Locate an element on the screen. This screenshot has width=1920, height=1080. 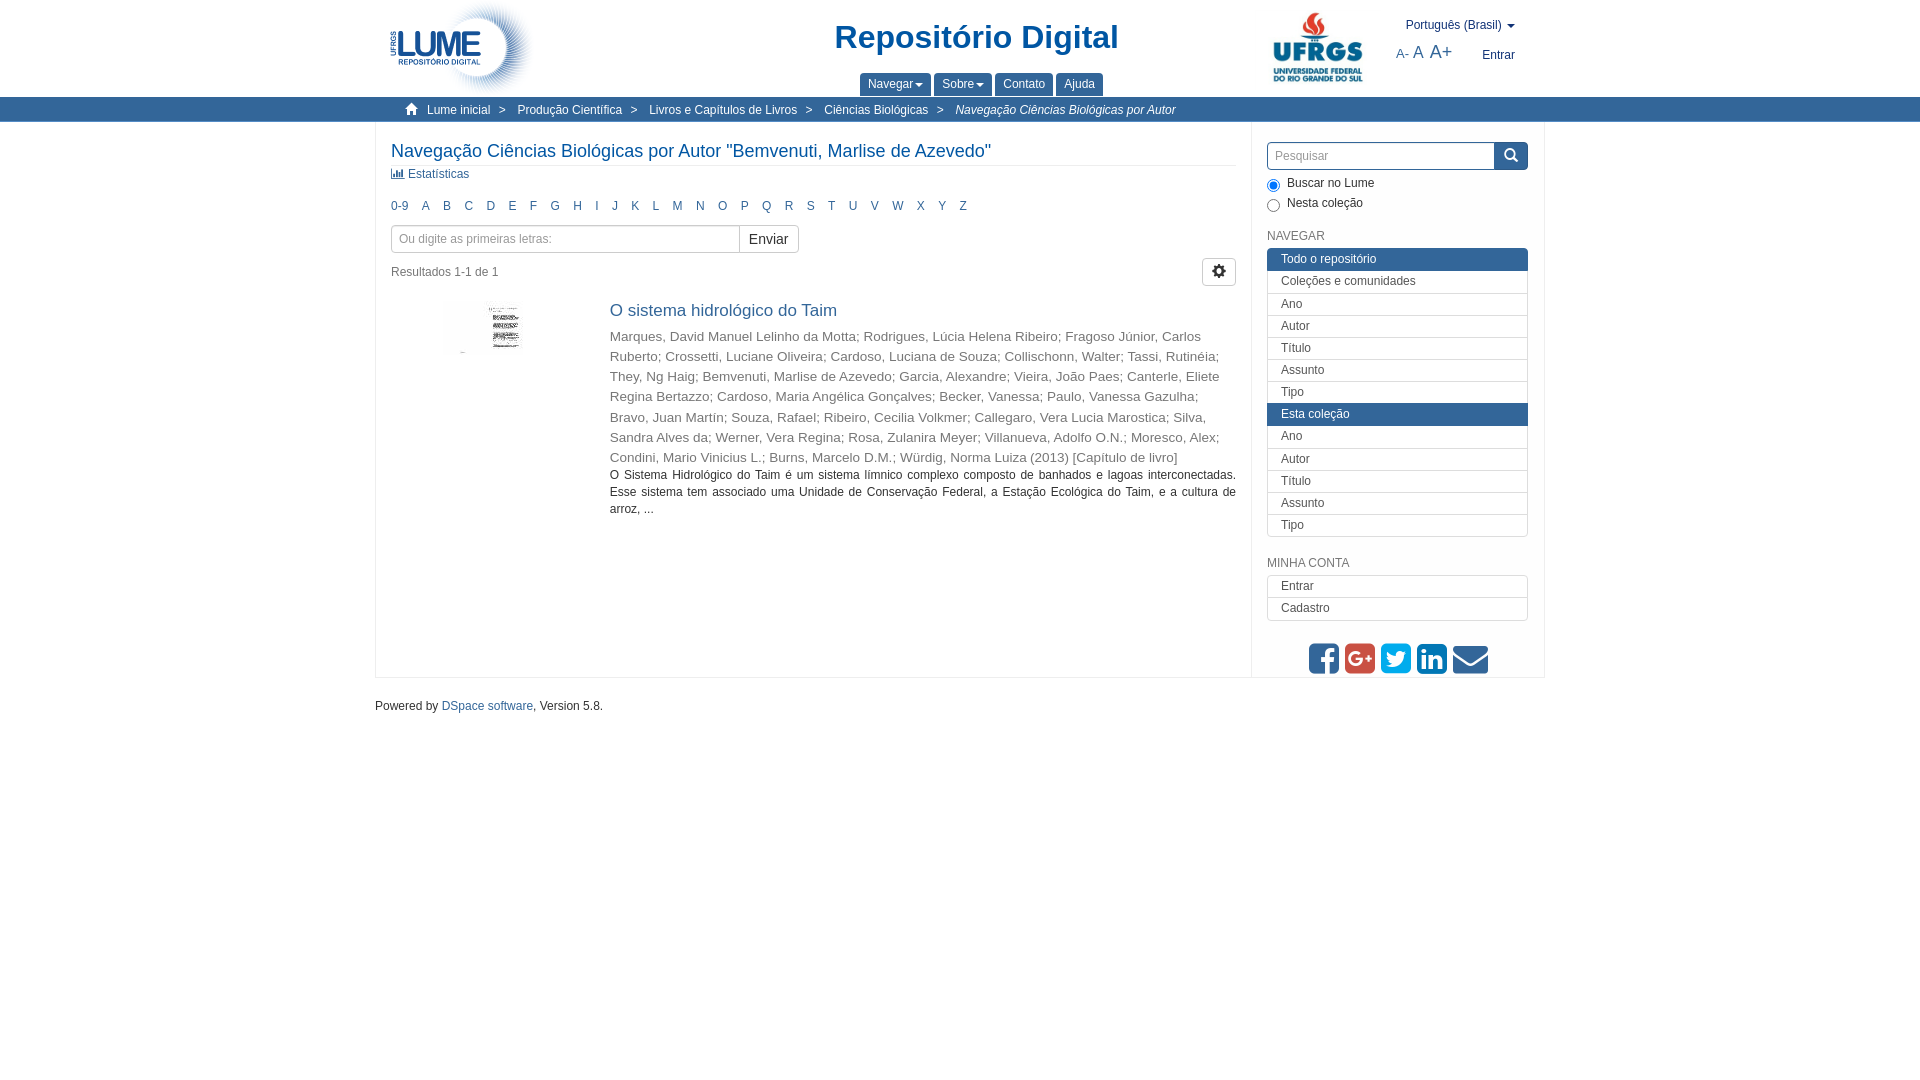
'A+' is located at coordinates (1441, 50).